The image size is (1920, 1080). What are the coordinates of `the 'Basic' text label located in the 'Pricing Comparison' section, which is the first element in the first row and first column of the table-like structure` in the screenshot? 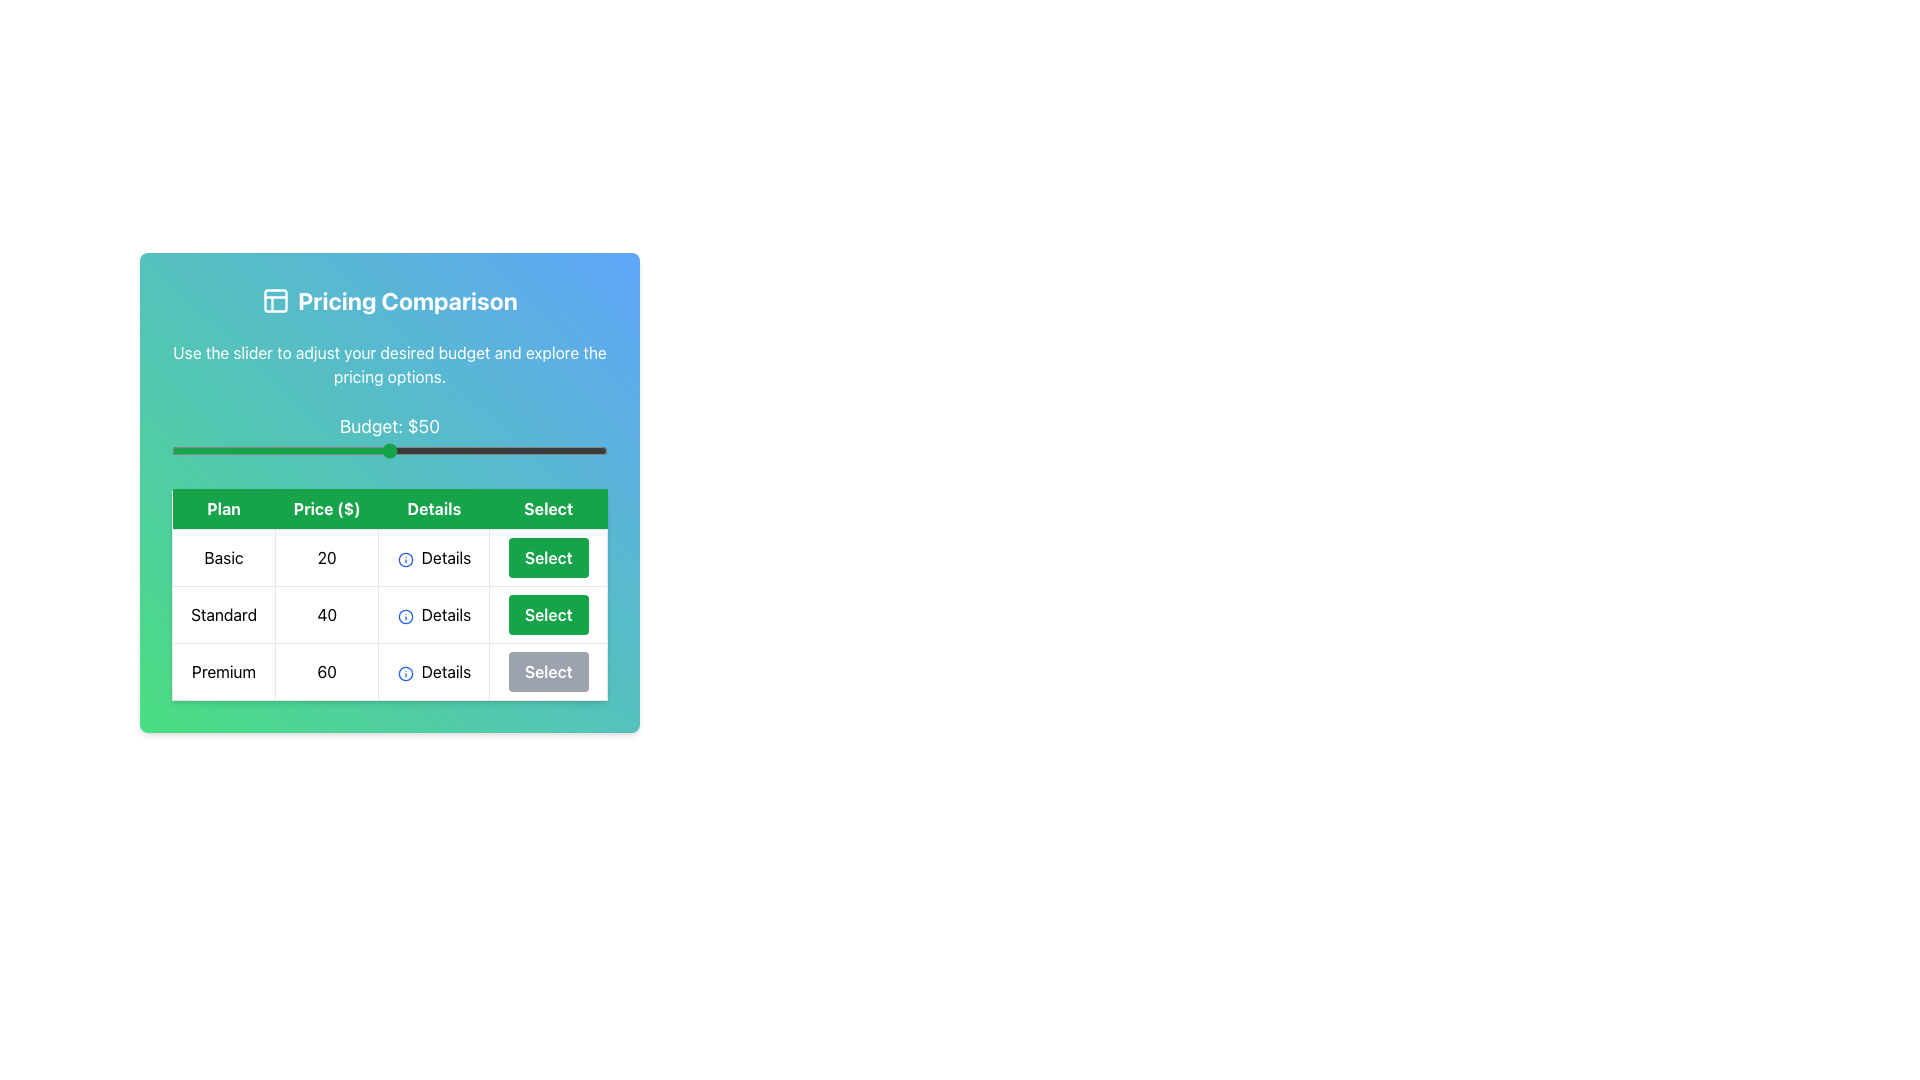 It's located at (224, 558).